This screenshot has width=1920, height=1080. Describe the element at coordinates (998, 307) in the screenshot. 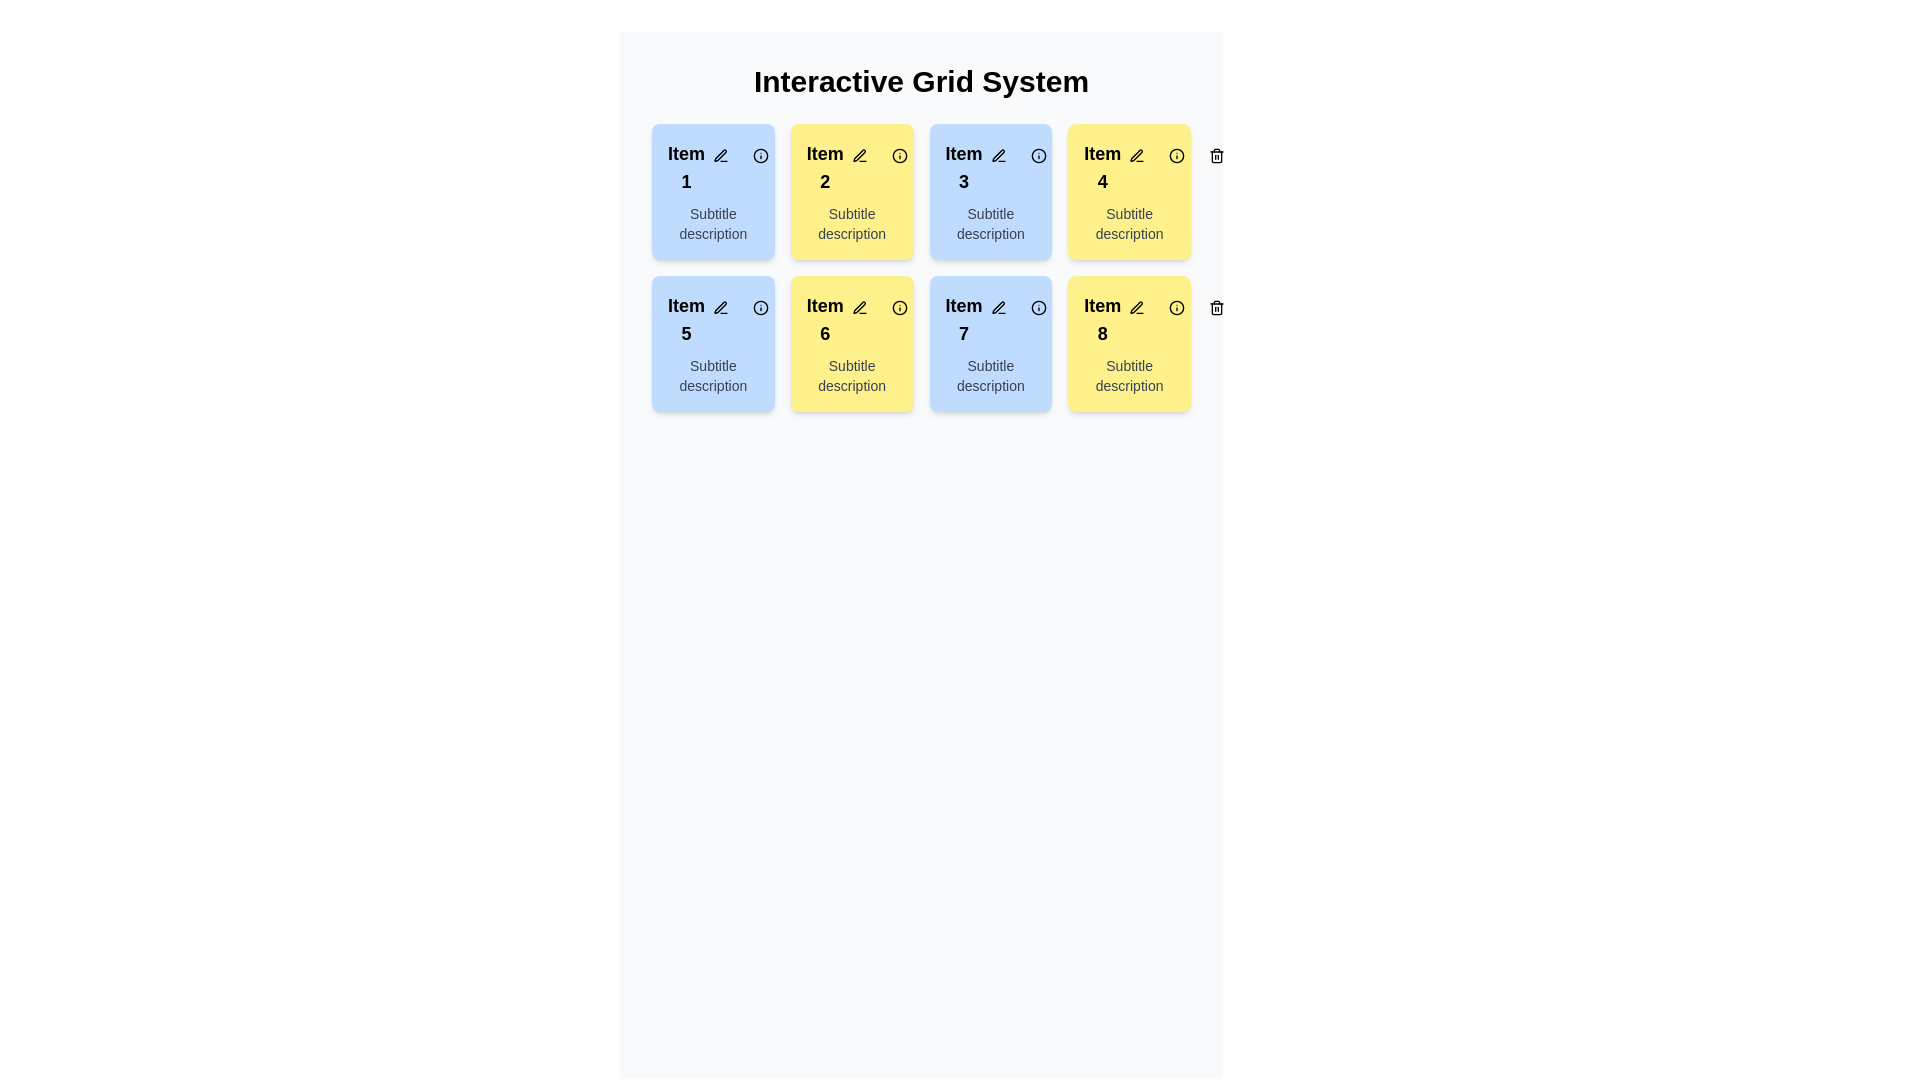

I see `the icon graphic resembling a pen or pencil located in the inline control group on the third row, second column (Item 7)` at that location.